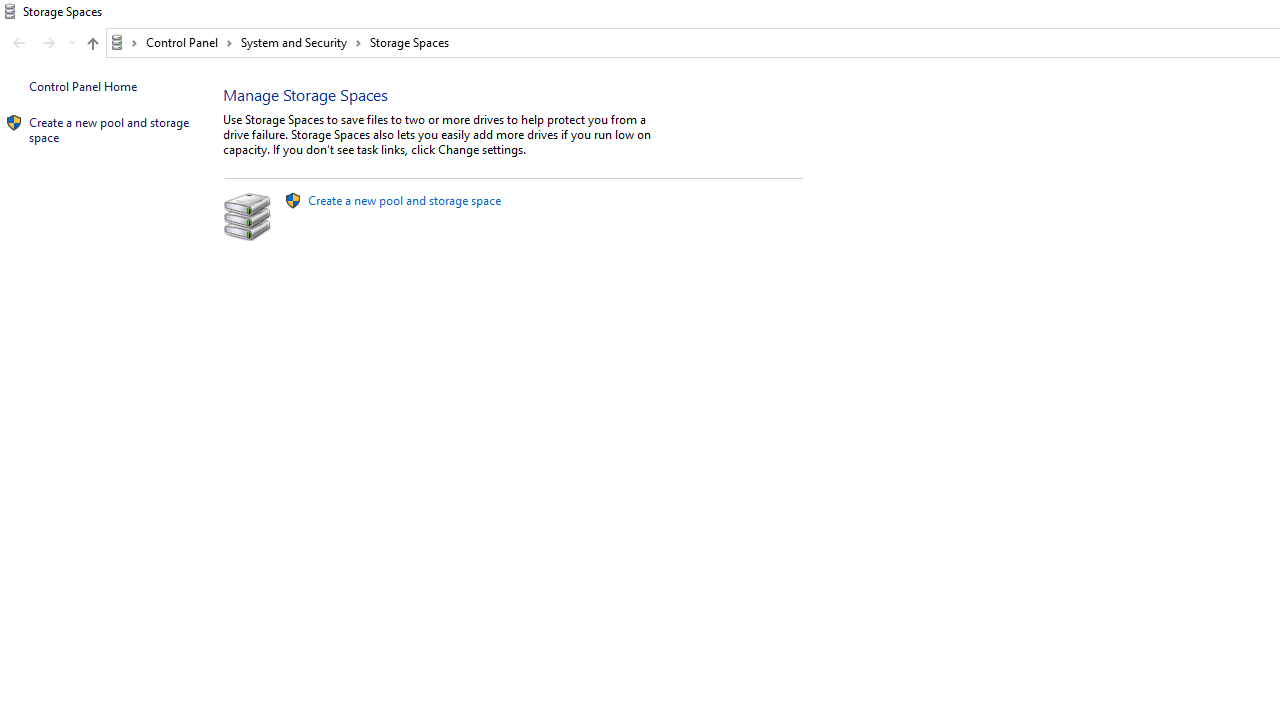 The image size is (1280, 720). I want to click on 'Icon', so click(14, 123).